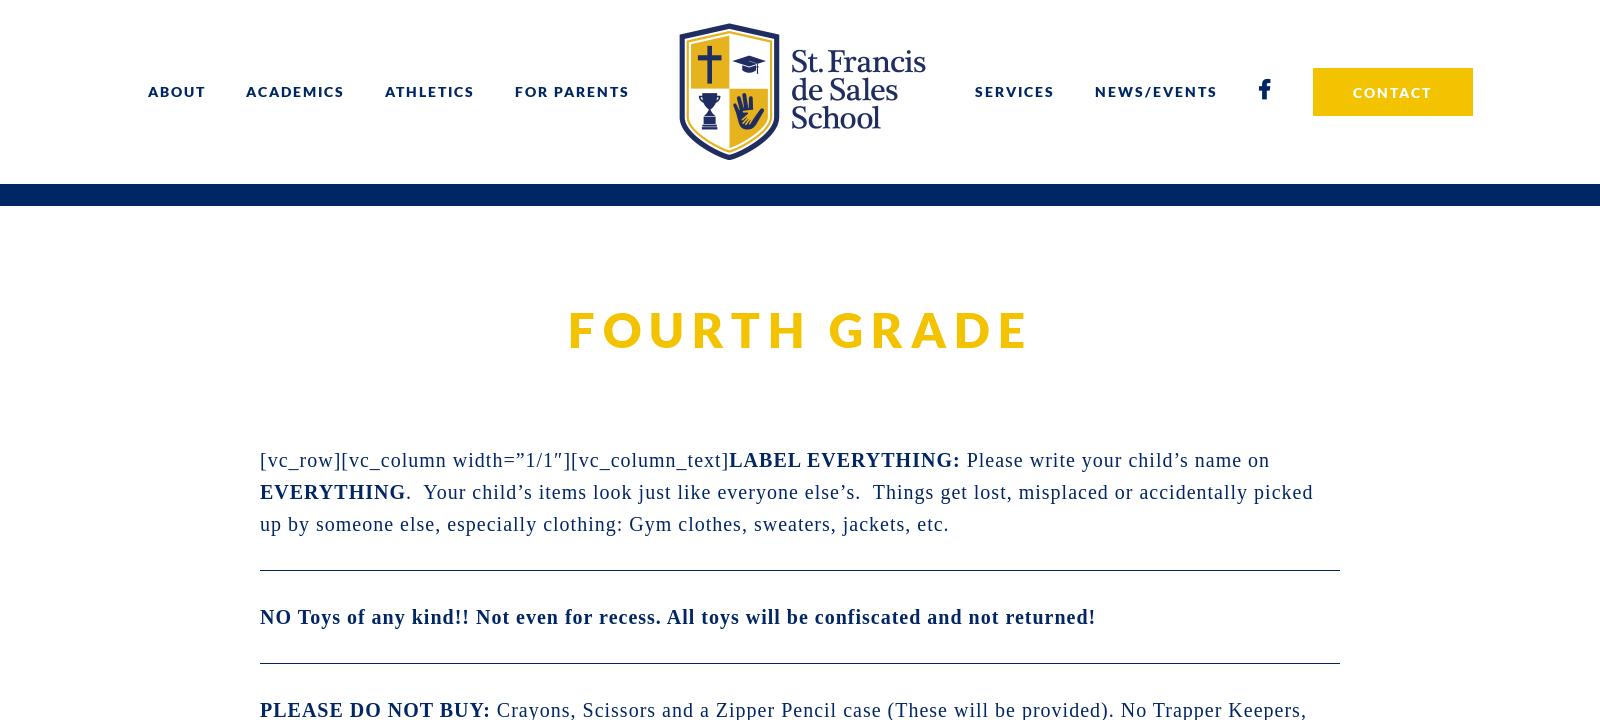 Image resolution: width=1600 pixels, height=720 pixels. What do you see at coordinates (402, 293) in the screenshot?
I see `'Registration'` at bounding box center [402, 293].